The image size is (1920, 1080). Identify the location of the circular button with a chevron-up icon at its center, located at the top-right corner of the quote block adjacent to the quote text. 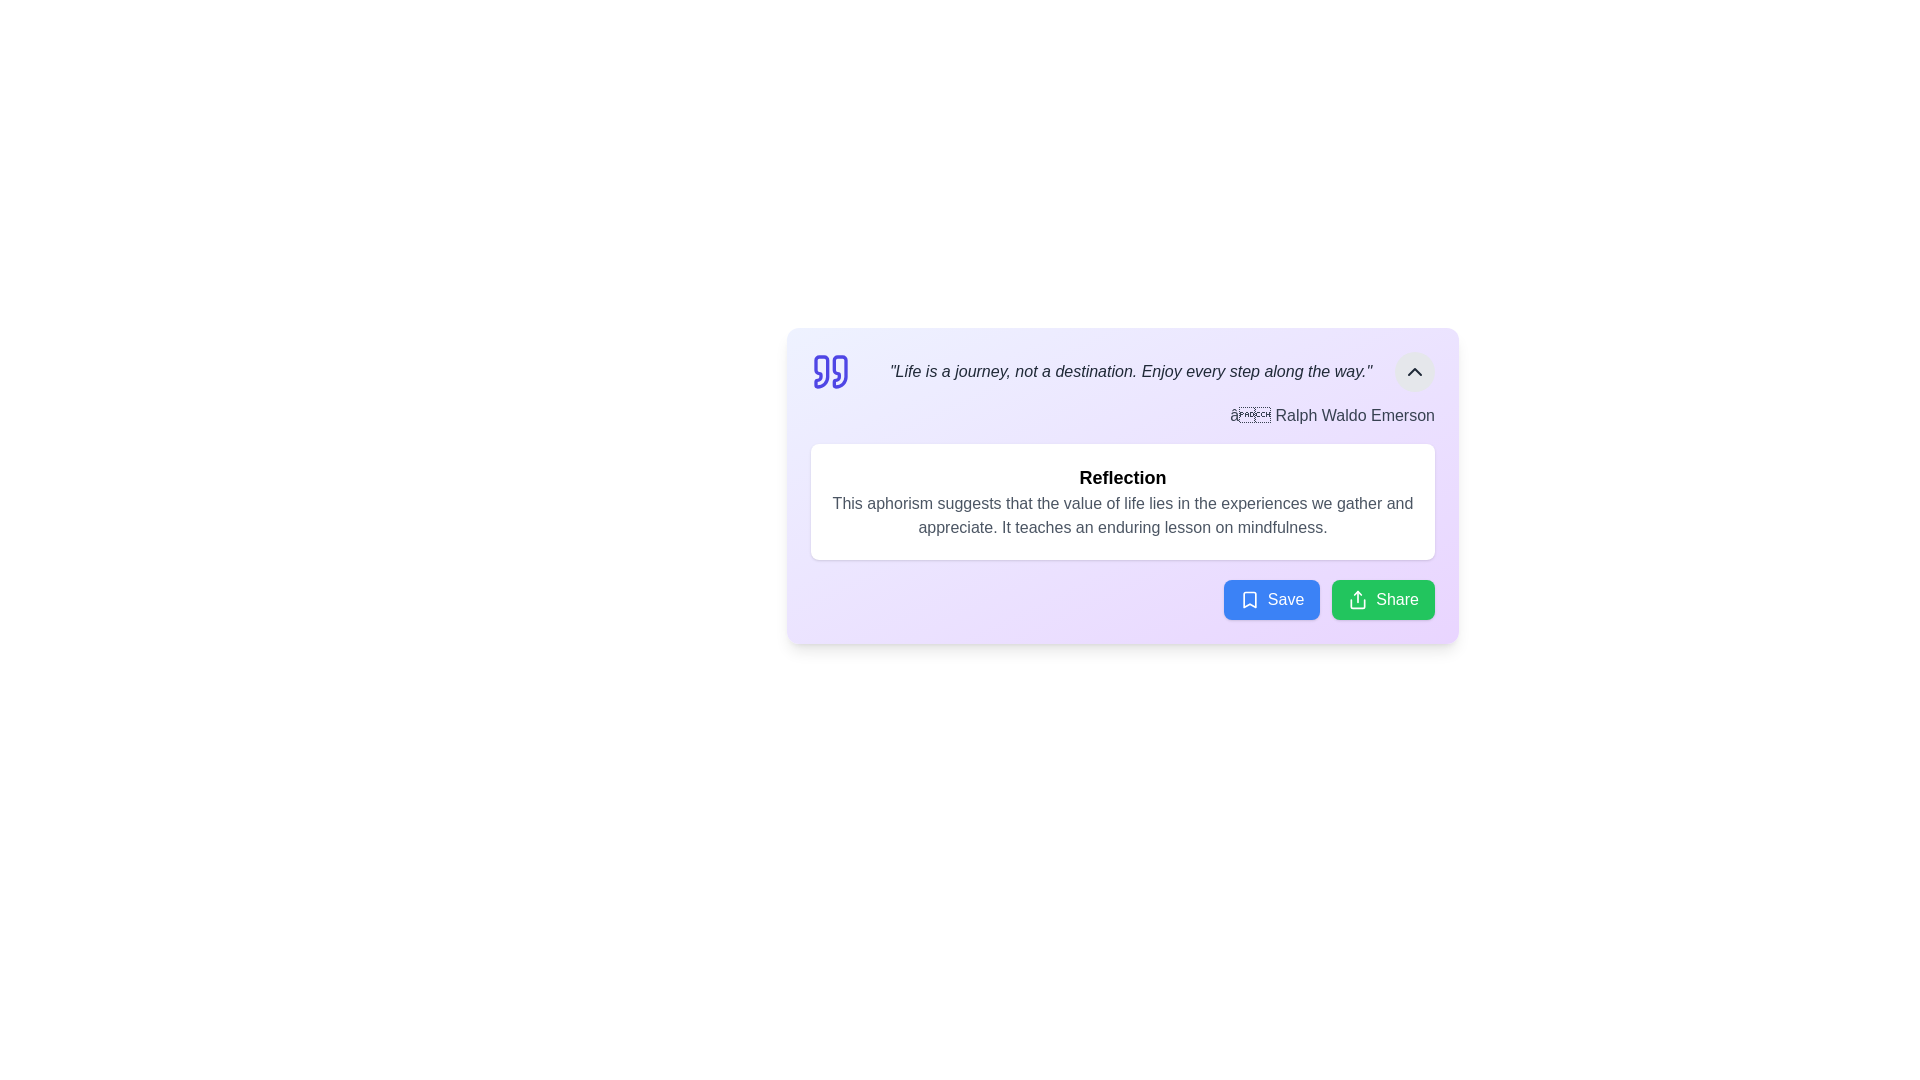
(1414, 371).